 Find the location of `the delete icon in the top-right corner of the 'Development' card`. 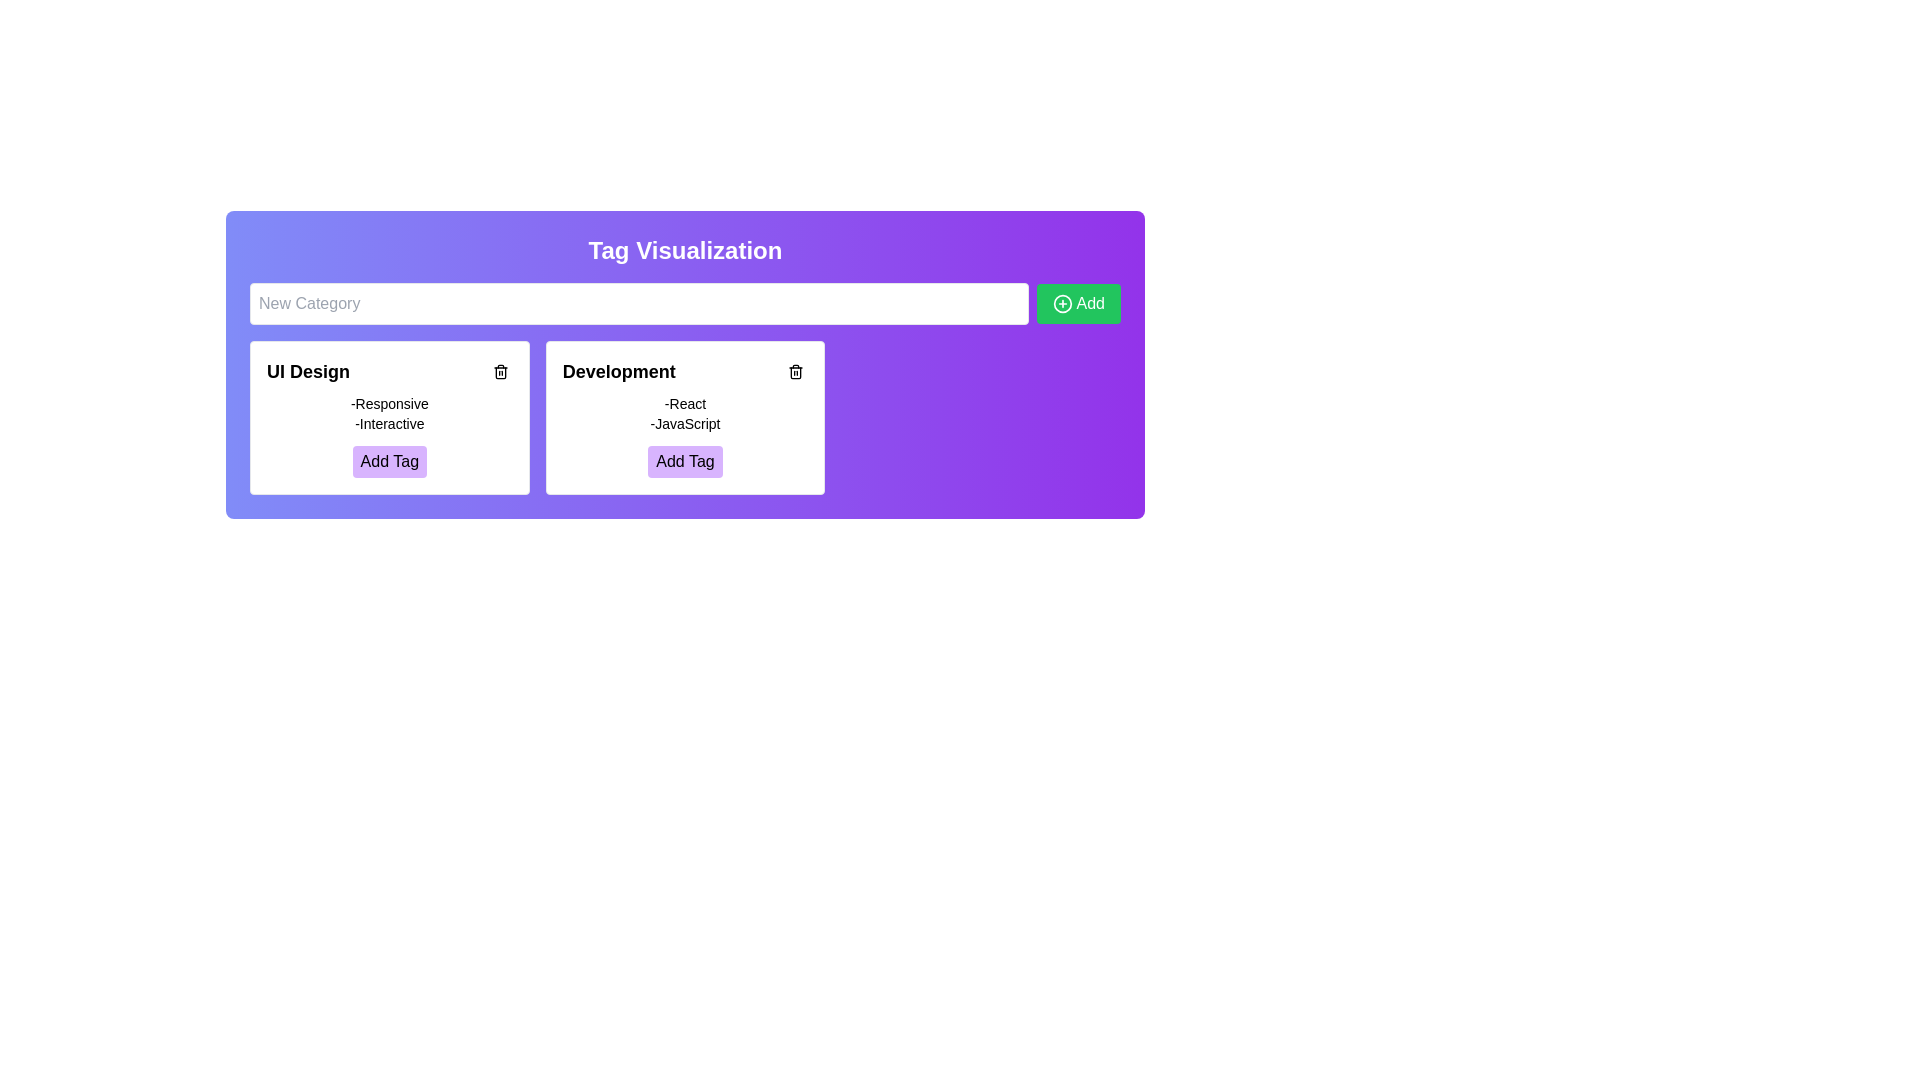

the delete icon in the top-right corner of the 'Development' card is located at coordinates (795, 373).